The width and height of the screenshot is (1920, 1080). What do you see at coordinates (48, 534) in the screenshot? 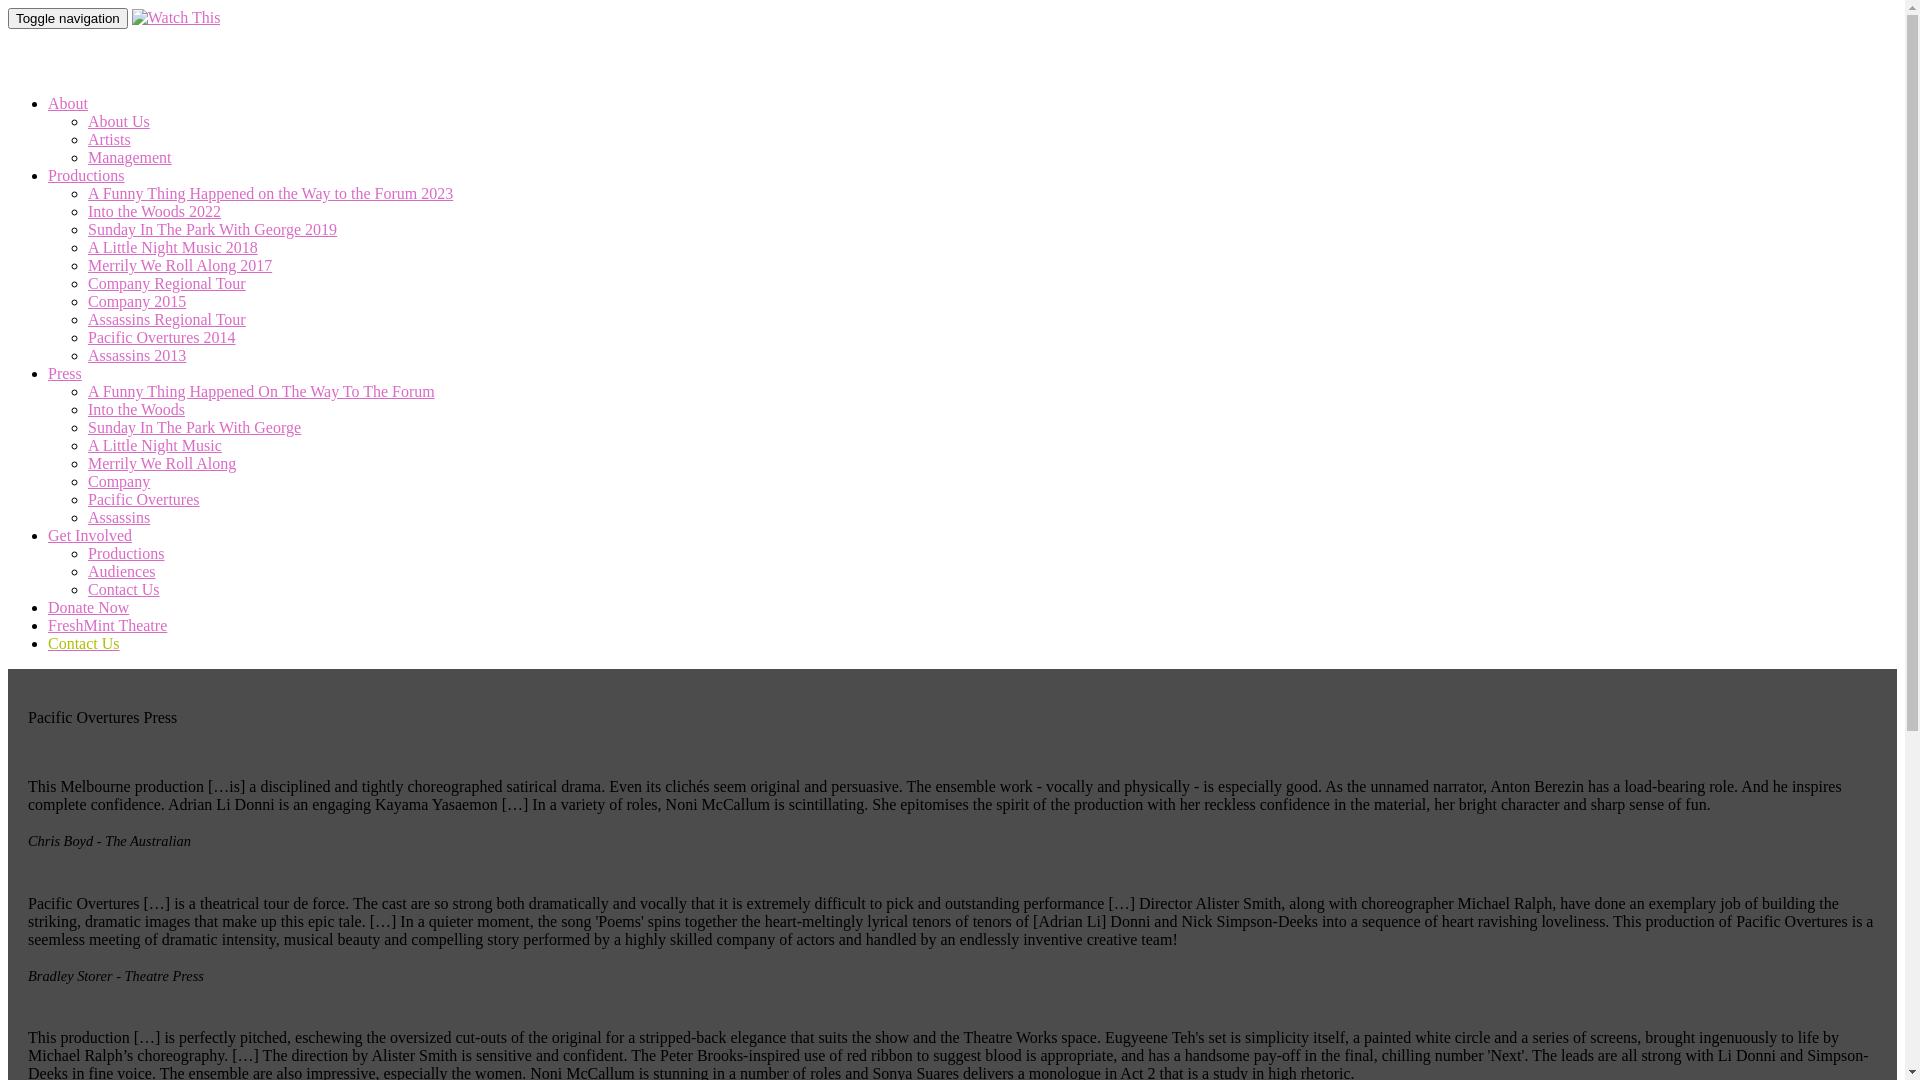
I see `'Get Involved'` at bounding box center [48, 534].